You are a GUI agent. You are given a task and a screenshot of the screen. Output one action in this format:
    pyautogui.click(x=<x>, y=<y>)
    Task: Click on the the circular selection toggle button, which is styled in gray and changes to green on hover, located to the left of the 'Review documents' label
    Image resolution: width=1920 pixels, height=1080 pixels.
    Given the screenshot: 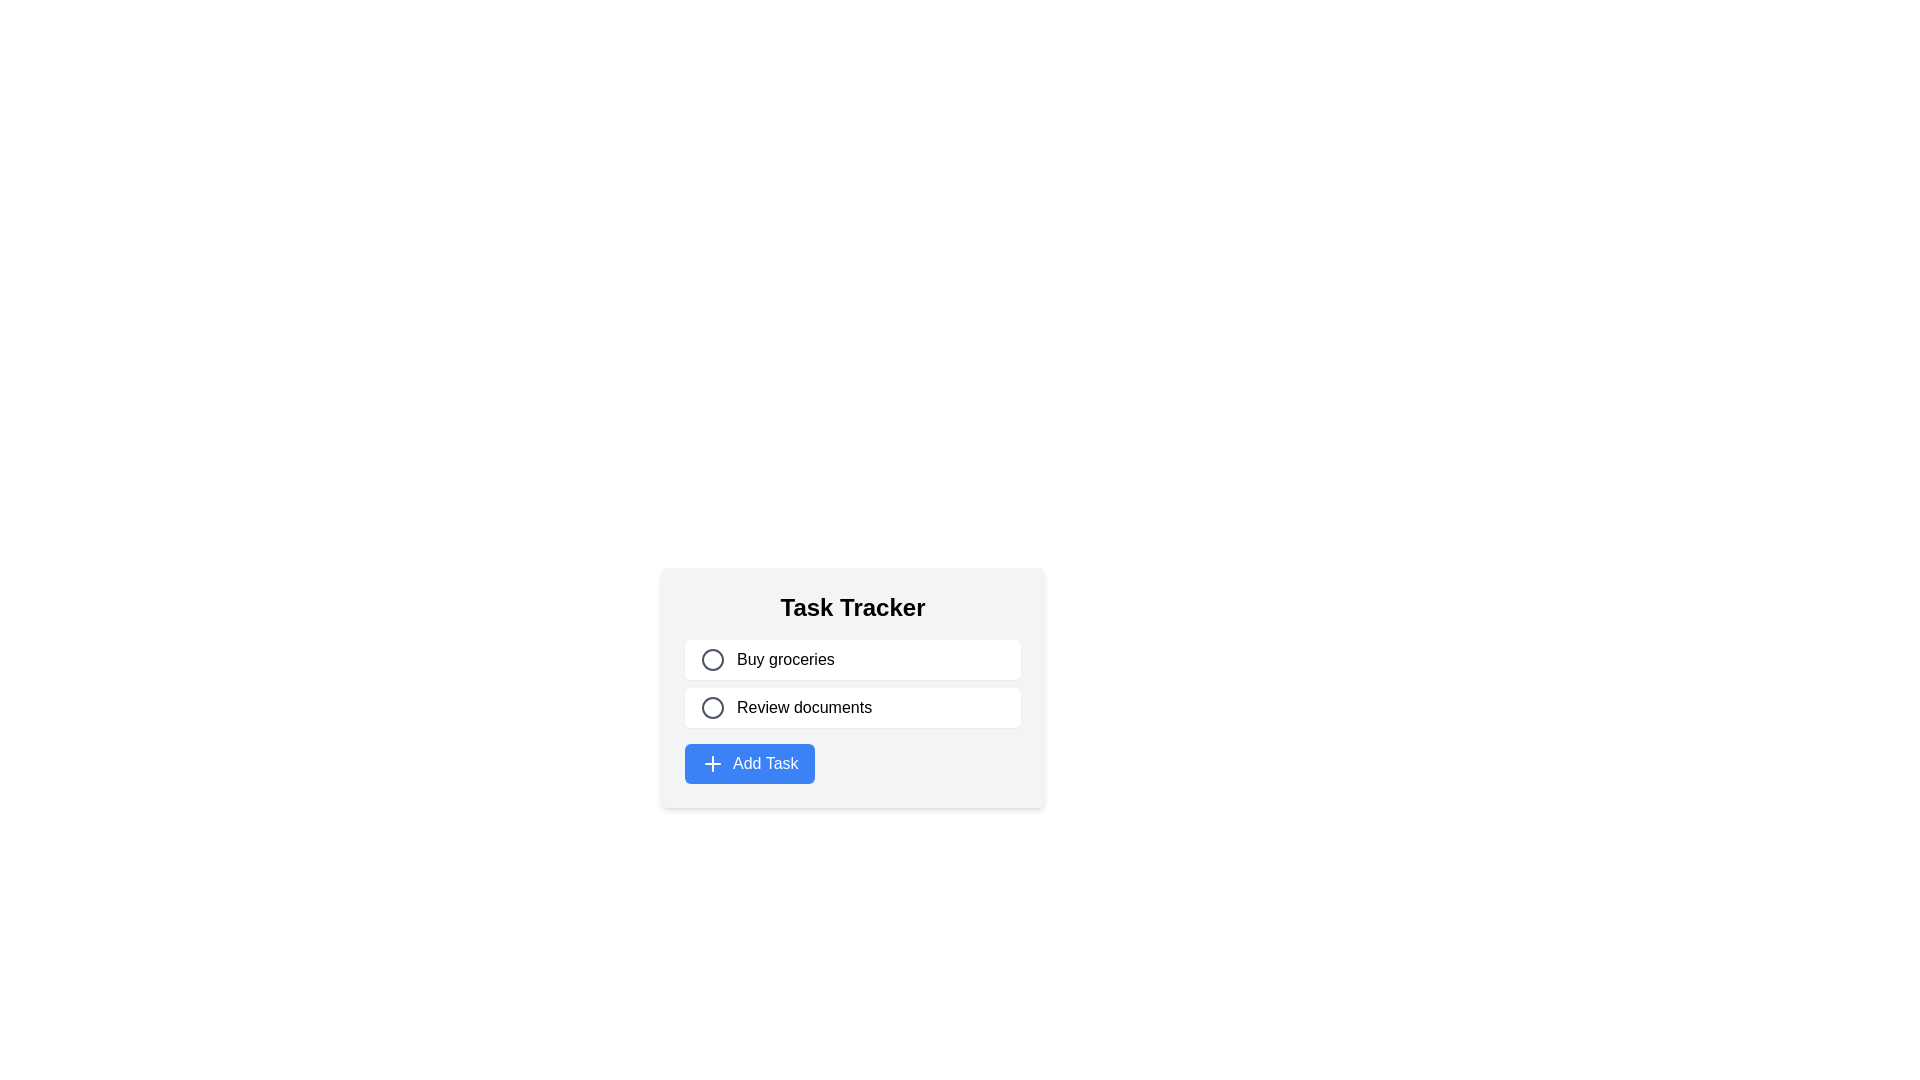 What is the action you would take?
    pyautogui.click(x=713, y=707)
    